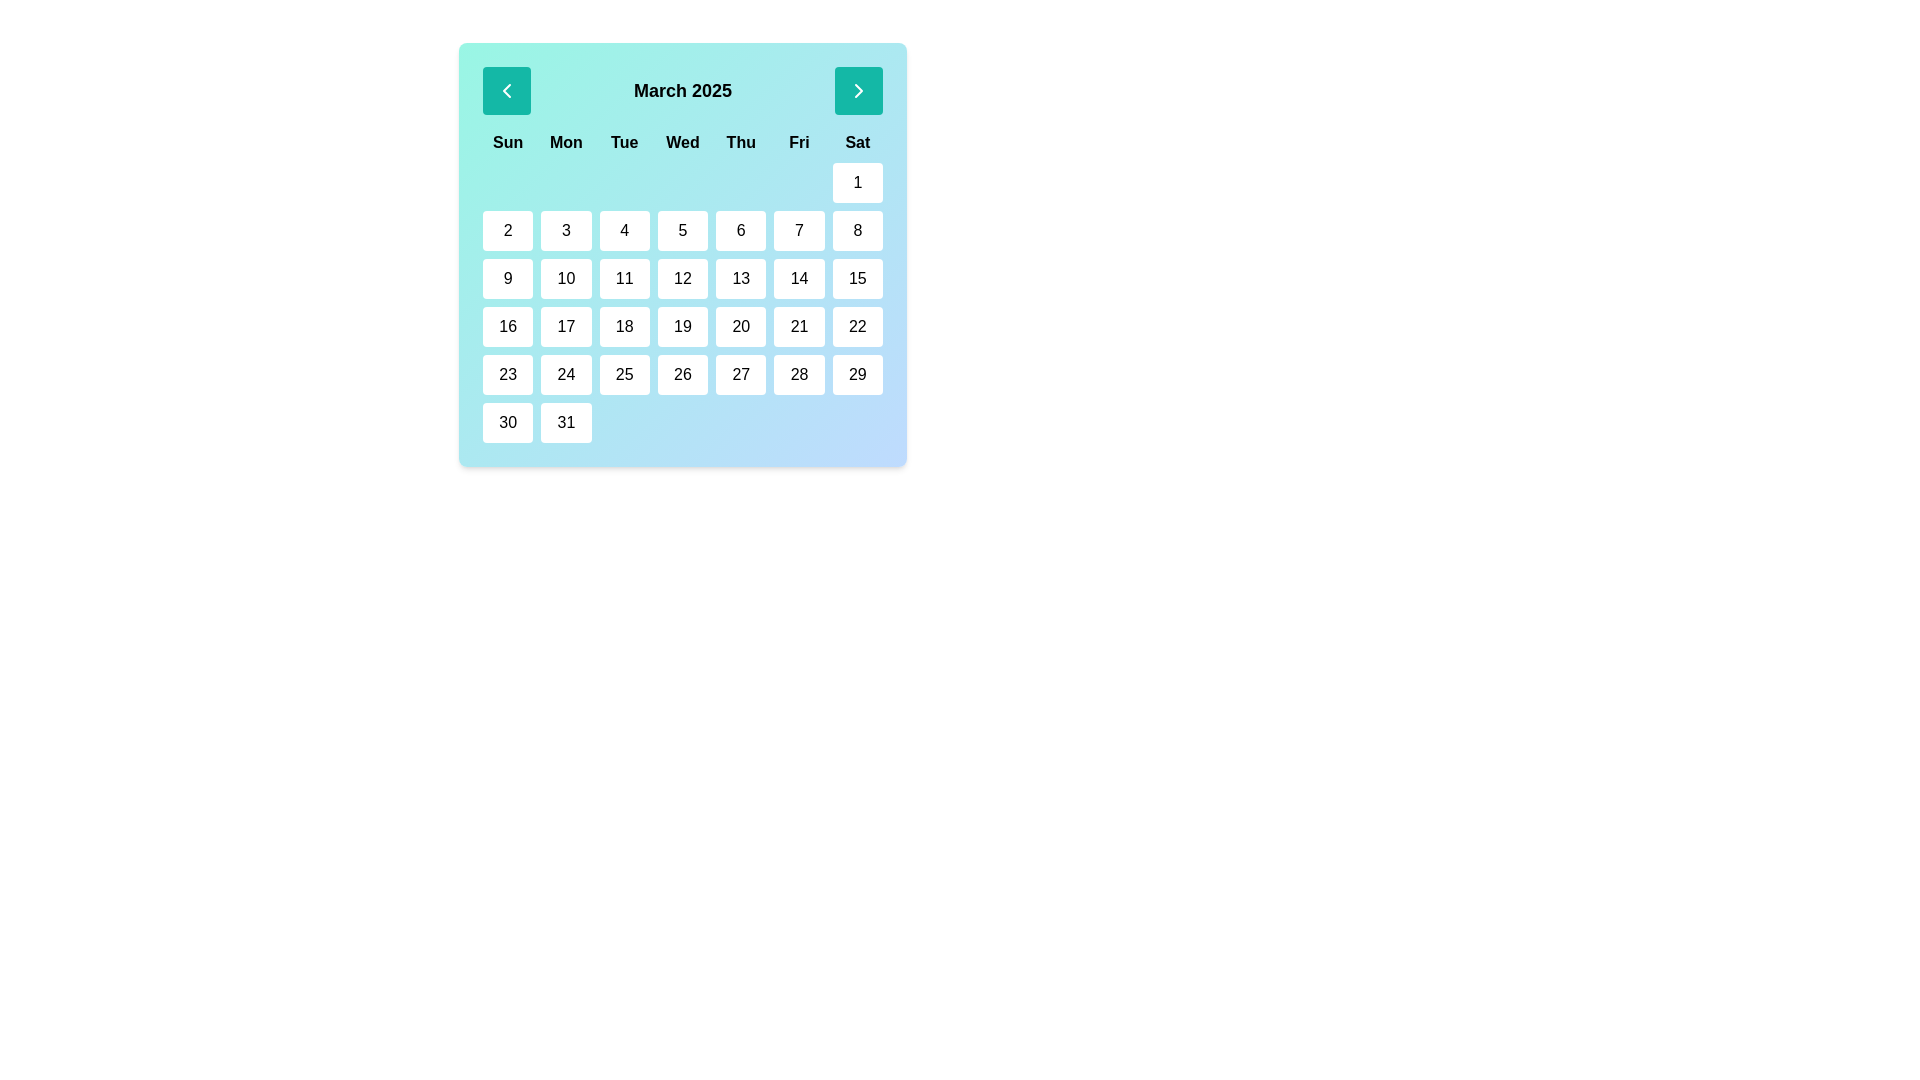  I want to click on the button representing March 17, 2025, located in the 3rd row, 2nd column of the calendar grid, so click(565, 326).